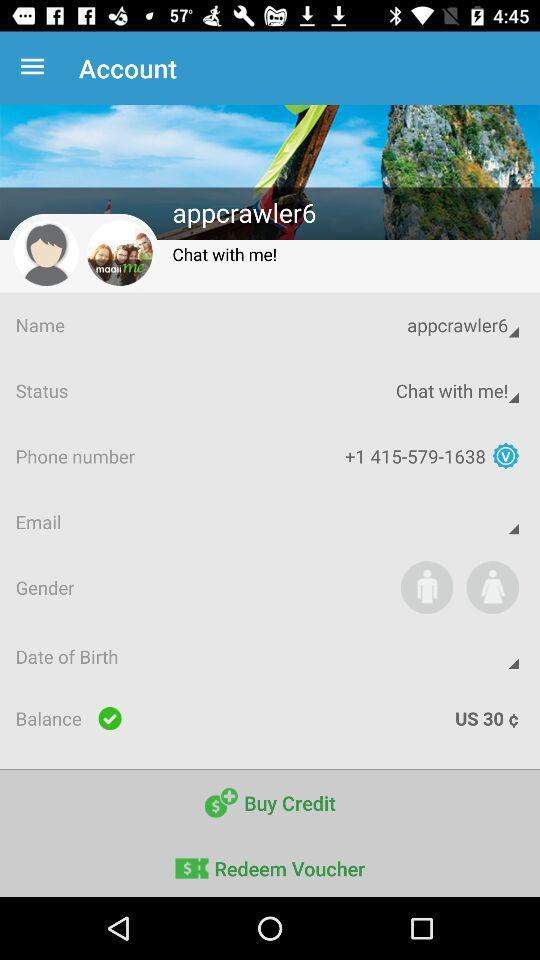 The image size is (540, 960). I want to click on item to the right of gender icon, so click(426, 587).